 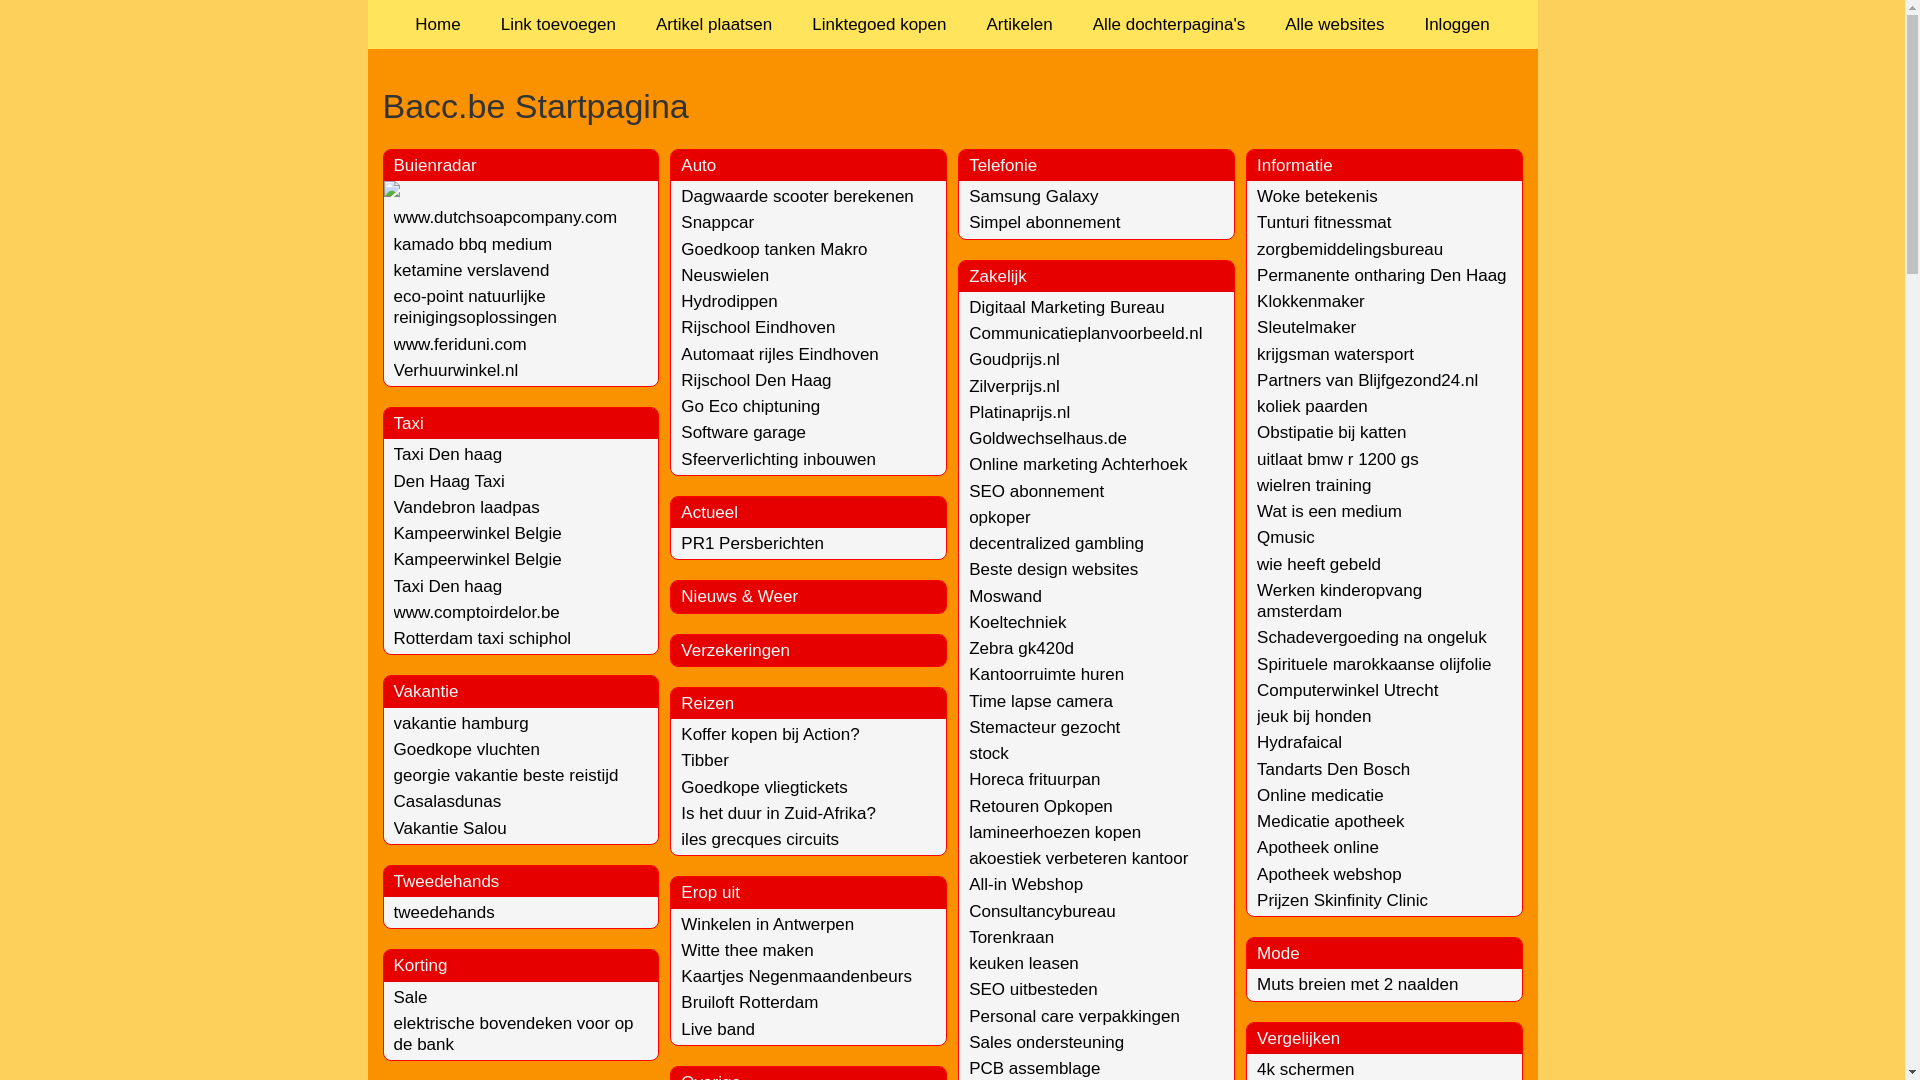 I want to click on 'Online medicatie', so click(x=1256, y=794).